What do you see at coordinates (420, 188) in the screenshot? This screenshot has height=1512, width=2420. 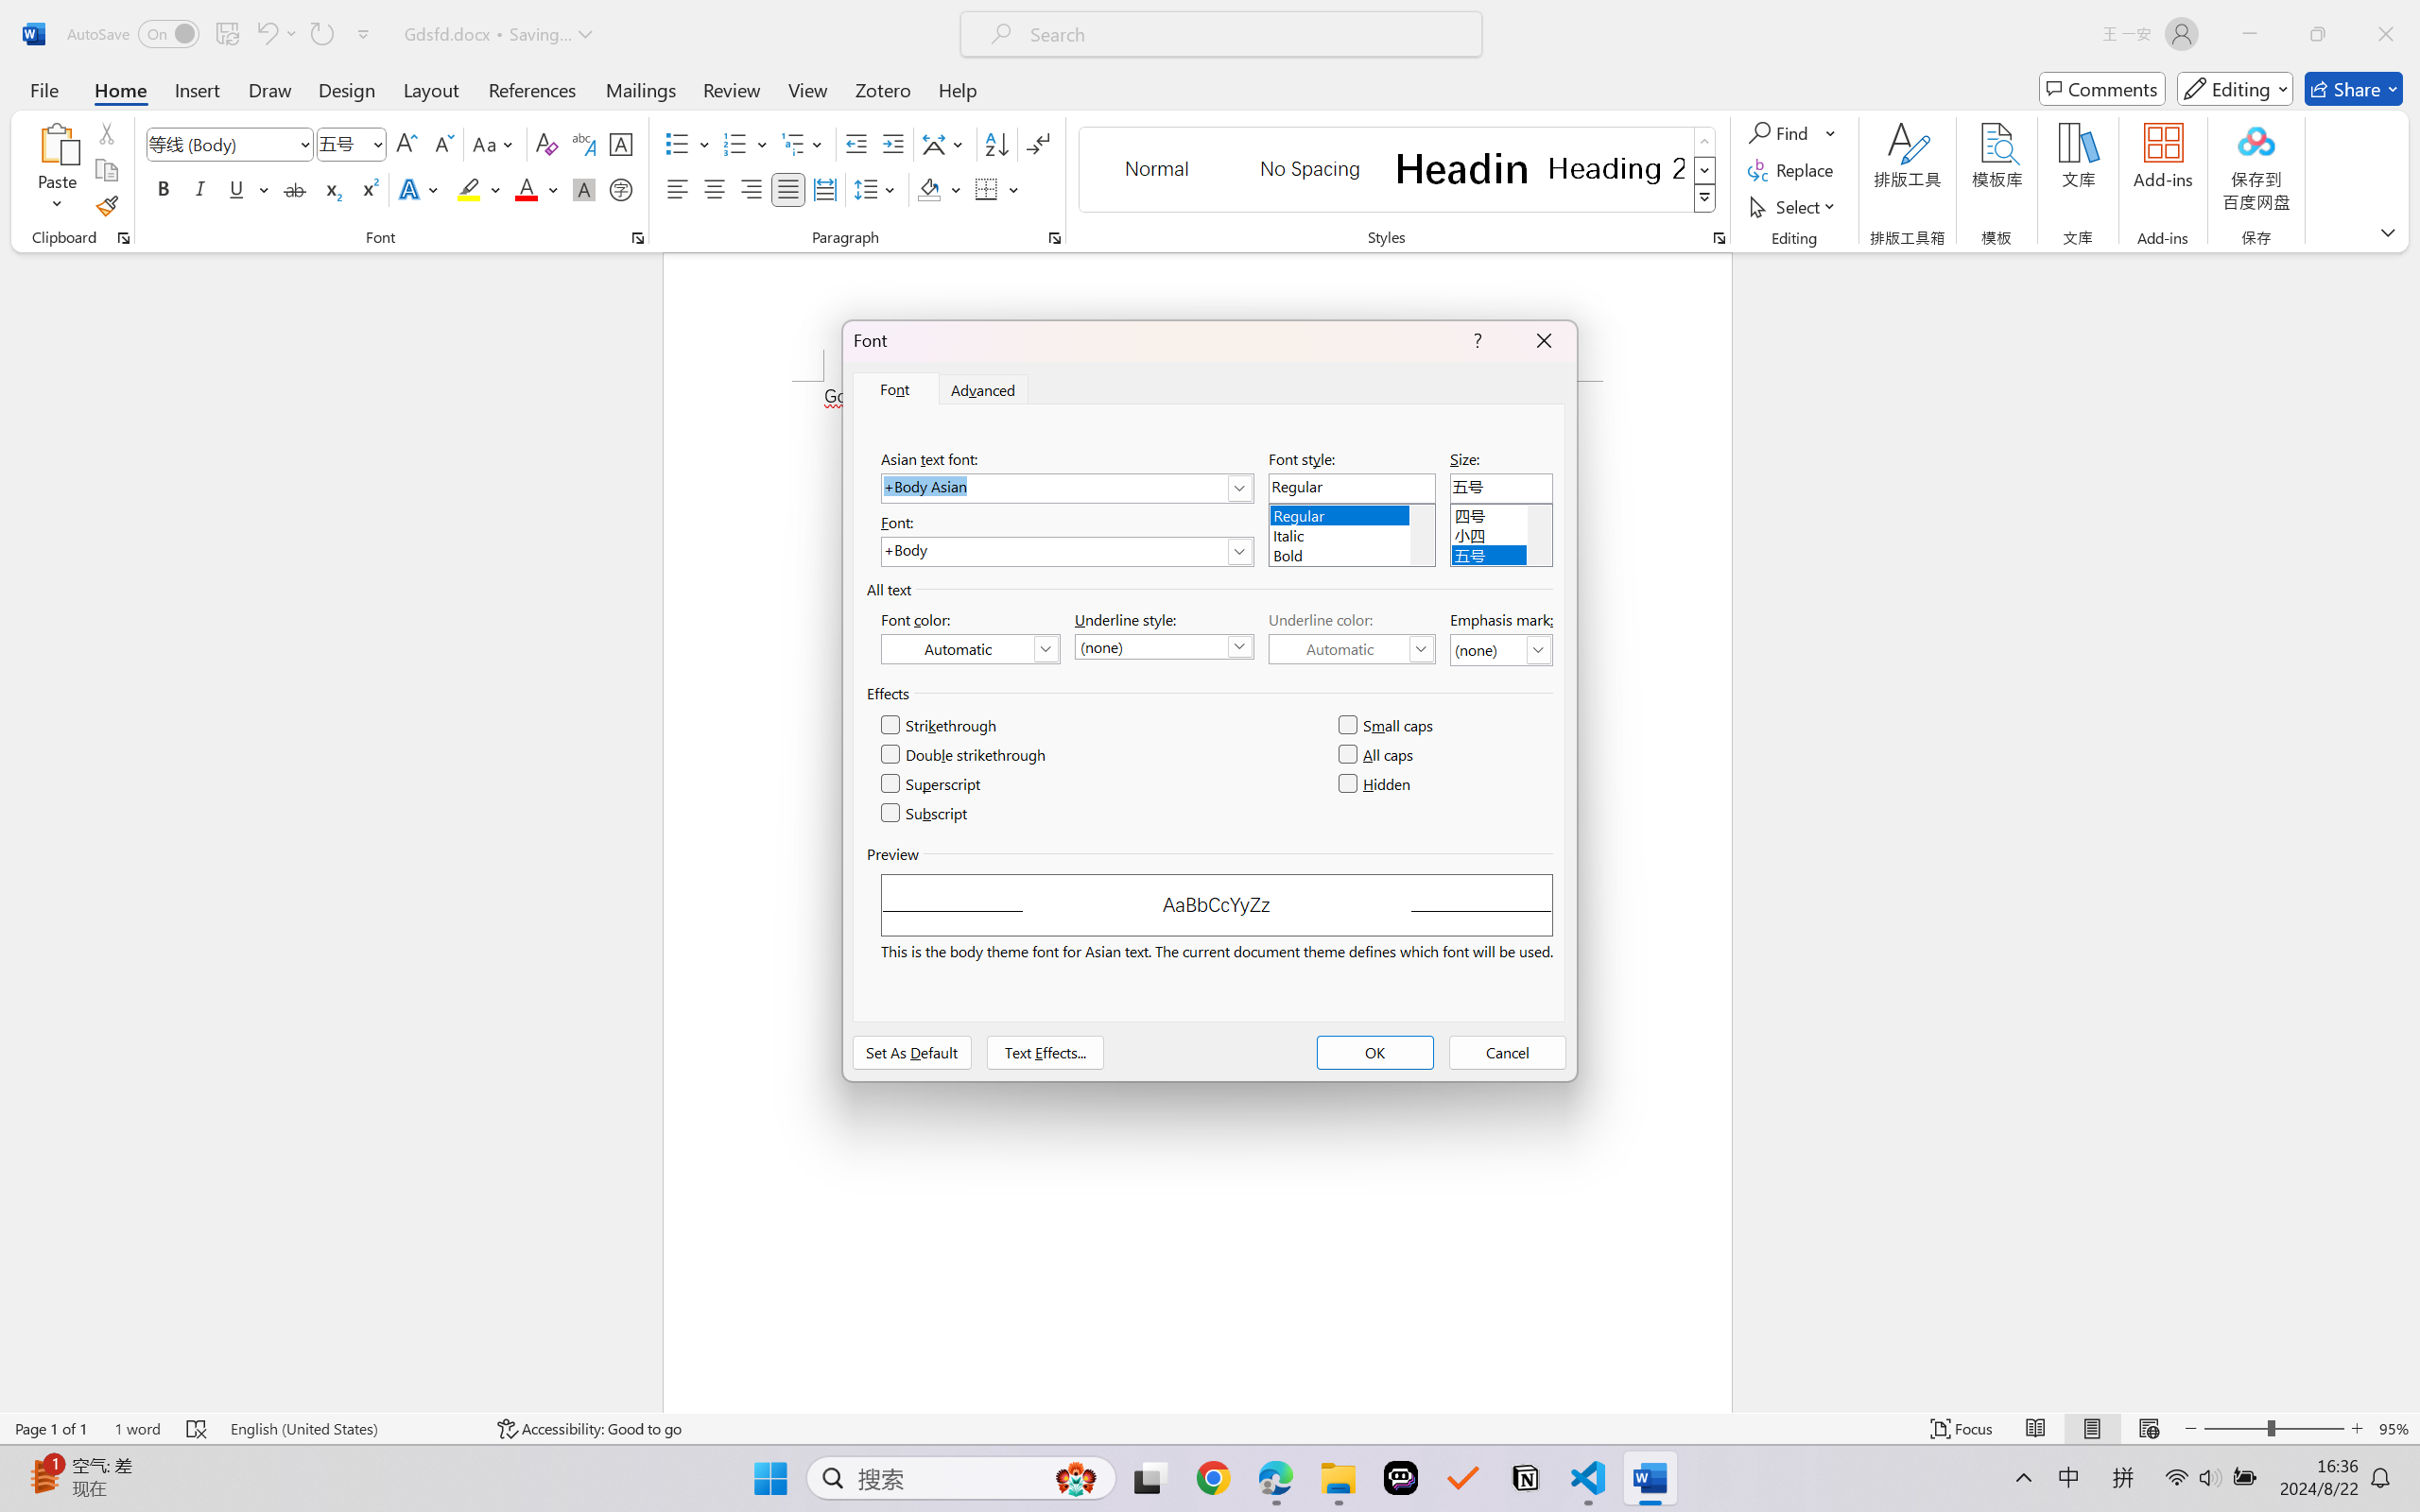 I see `'Text Effects and Typography'` at bounding box center [420, 188].